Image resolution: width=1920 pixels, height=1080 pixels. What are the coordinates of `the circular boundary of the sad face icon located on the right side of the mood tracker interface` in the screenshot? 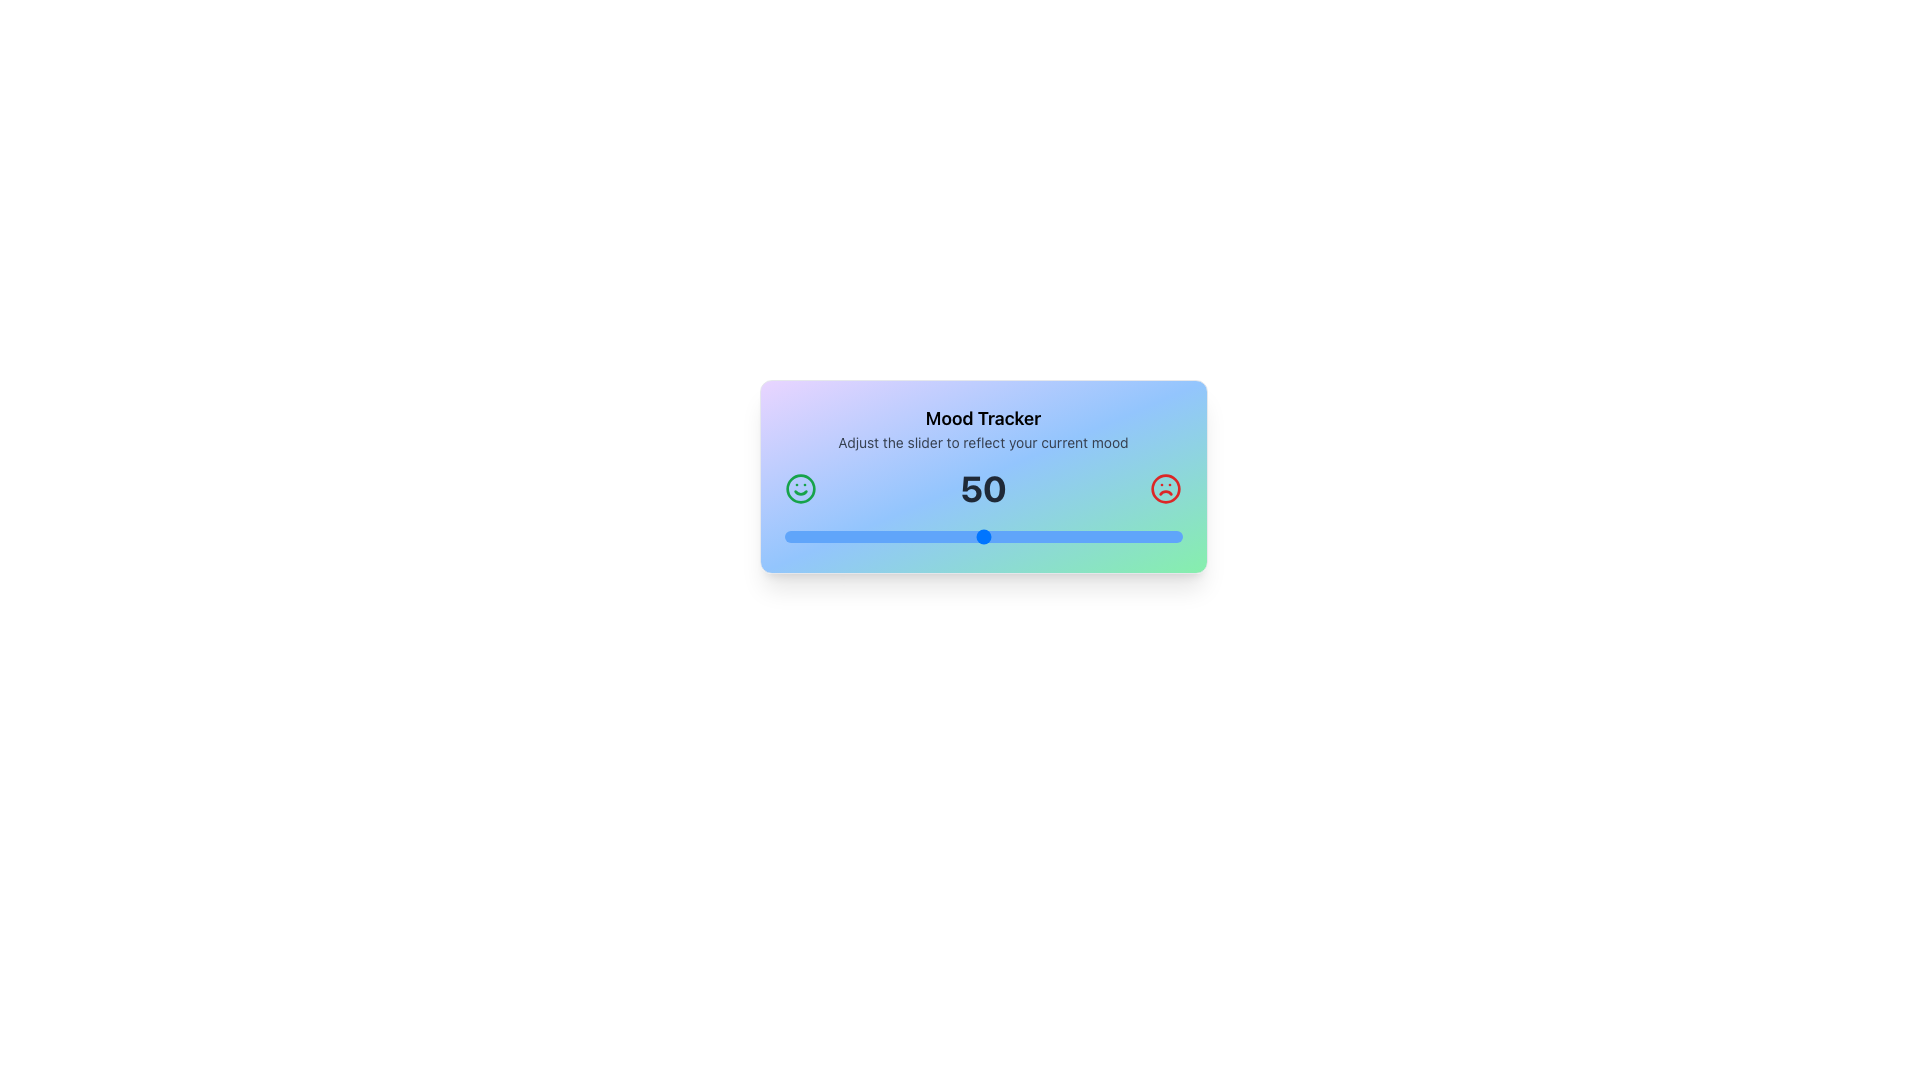 It's located at (1166, 489).